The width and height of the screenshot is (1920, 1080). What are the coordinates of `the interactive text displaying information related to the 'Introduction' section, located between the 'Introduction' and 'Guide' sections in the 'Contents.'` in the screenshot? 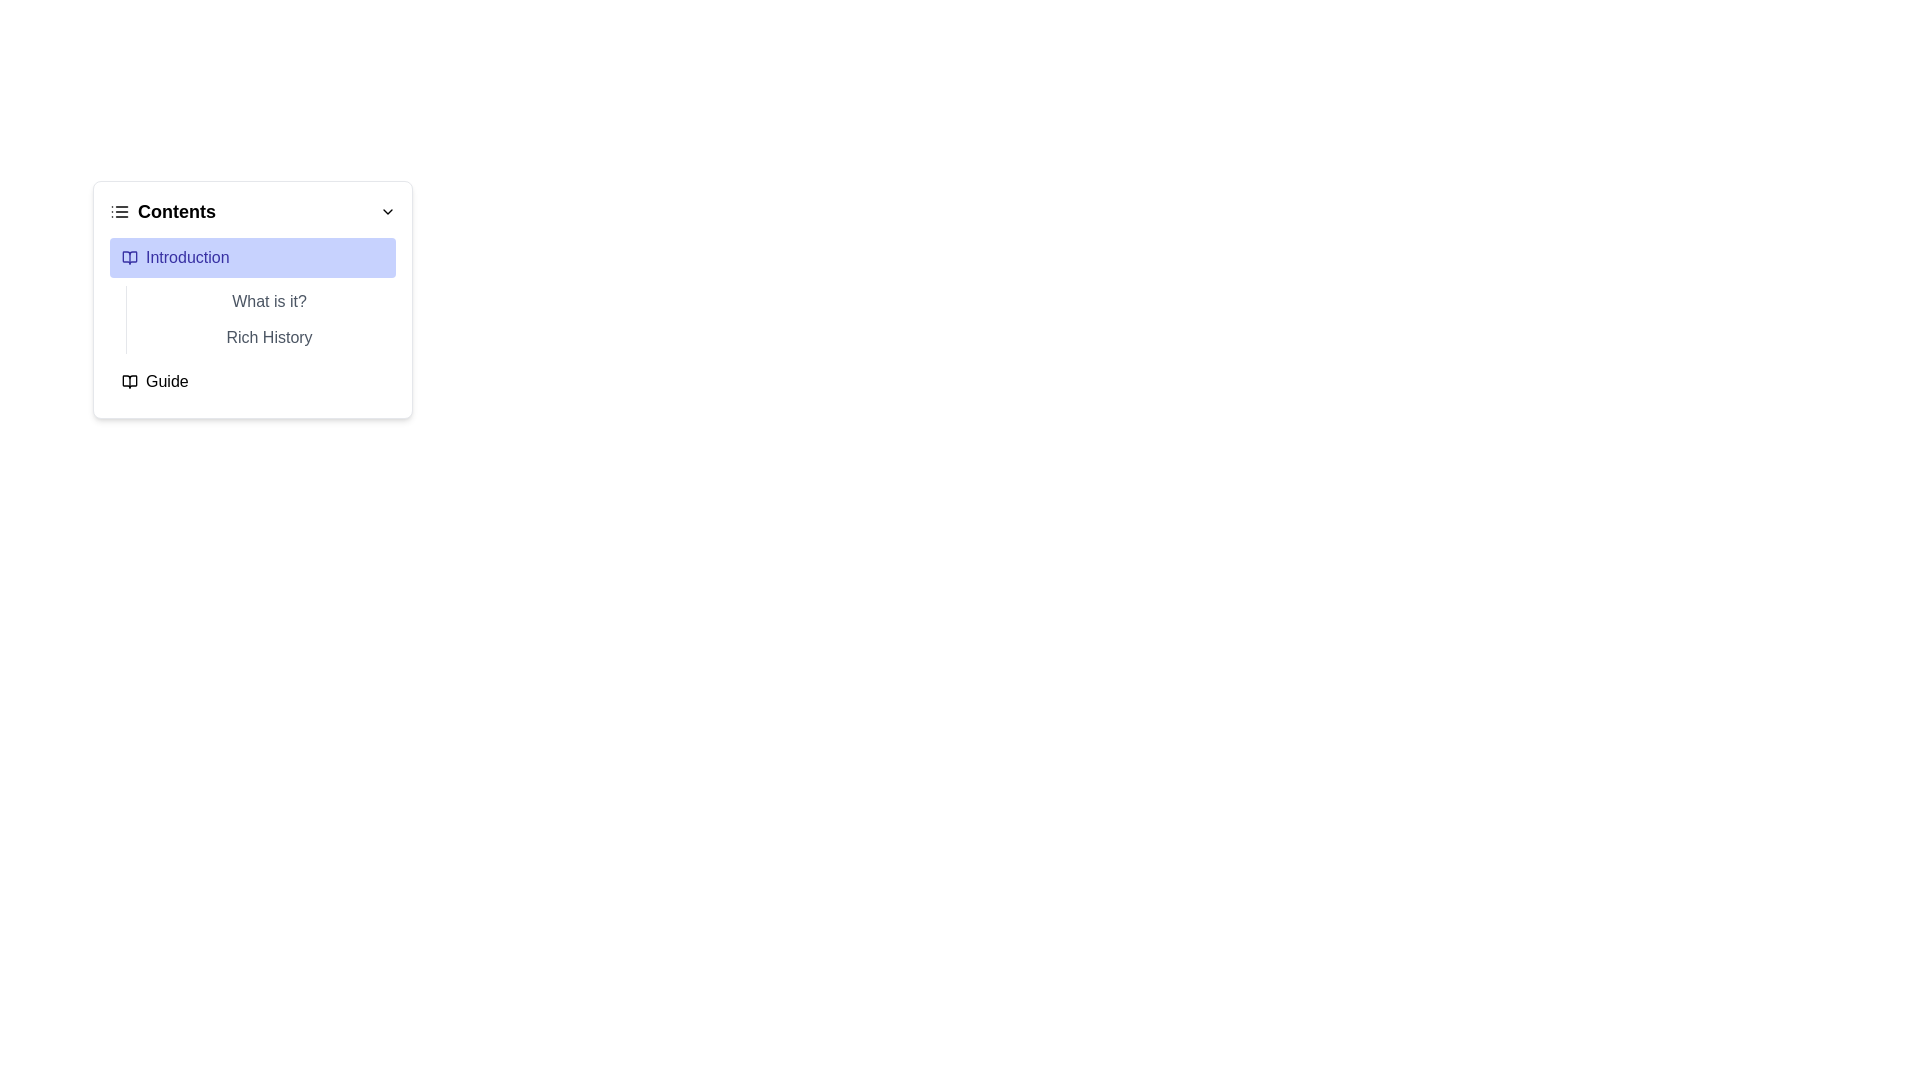 It's located at (252, 319).